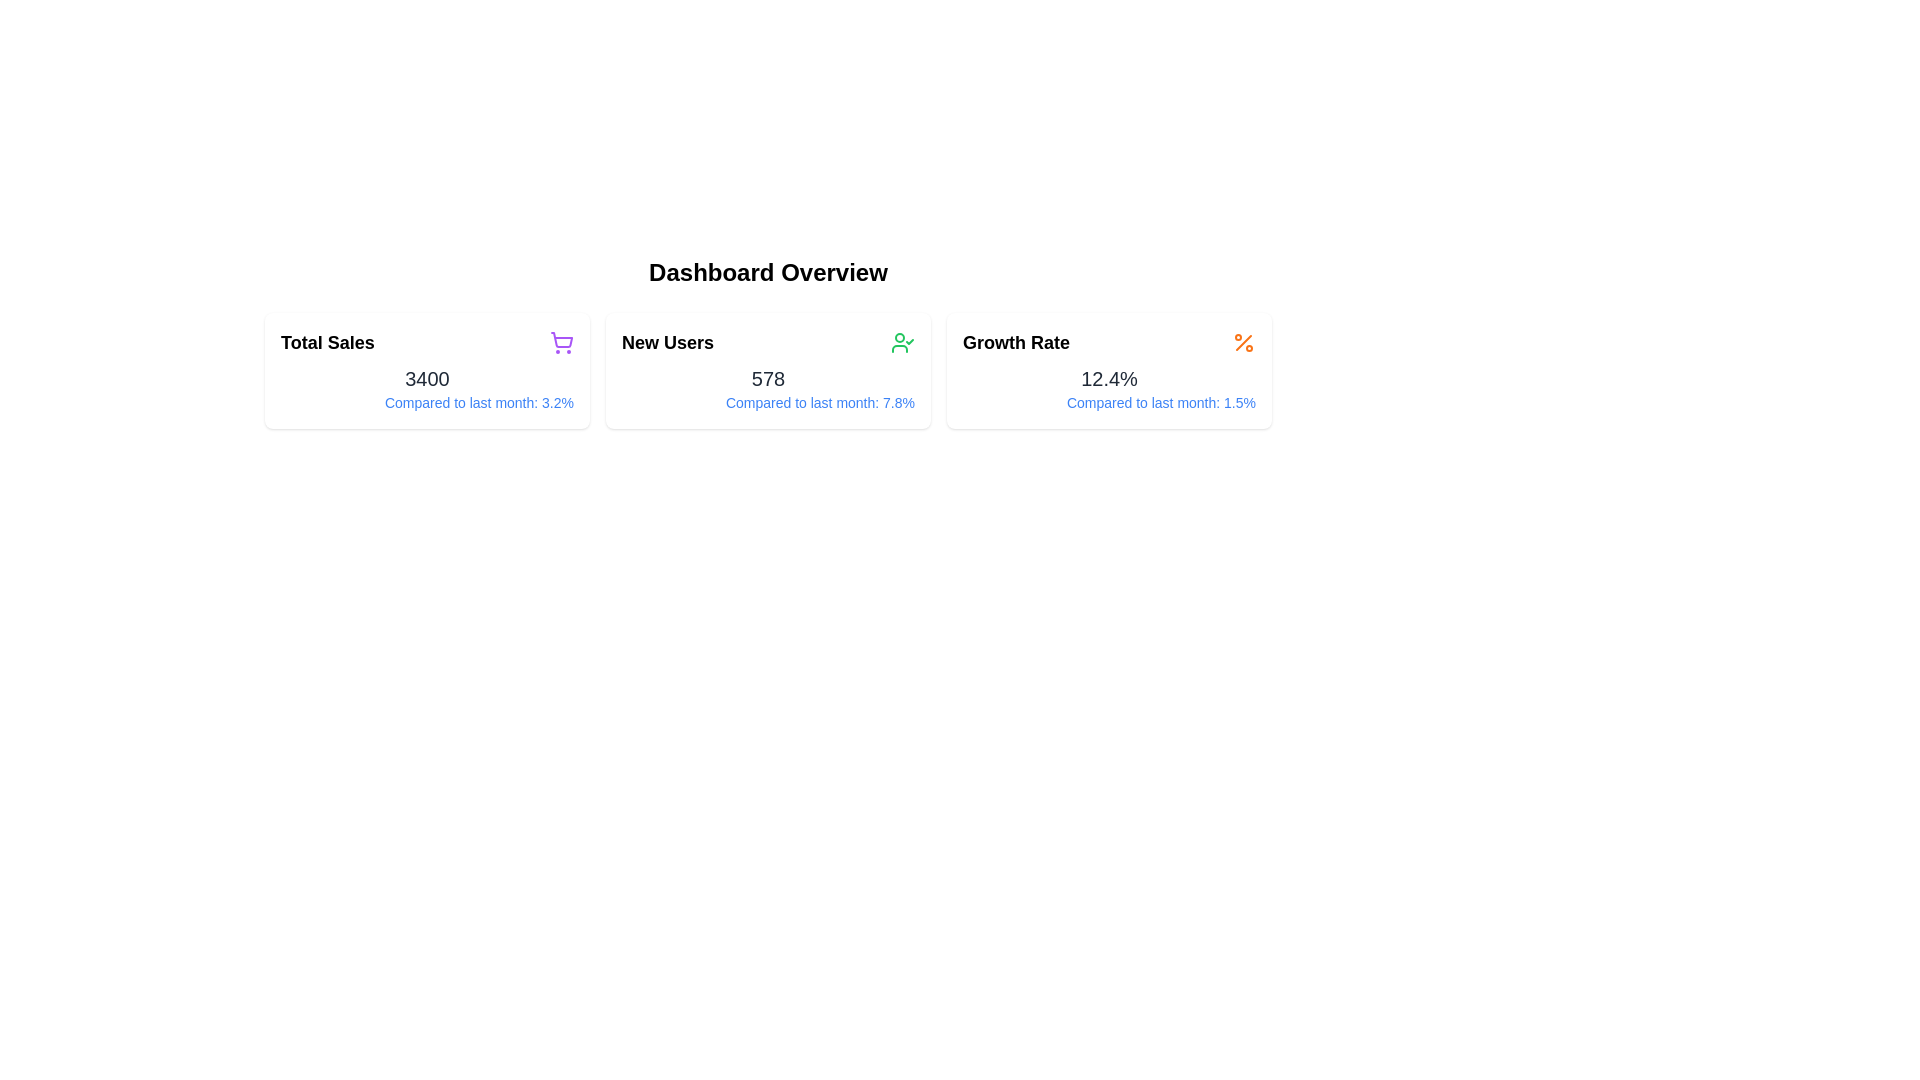 This screenshot has height=1080, width=1920. I want to click on the bold text label 'Growth Rate' located in the top-left corner of the third segment of the dashboard overview section, so click(1016, 342).